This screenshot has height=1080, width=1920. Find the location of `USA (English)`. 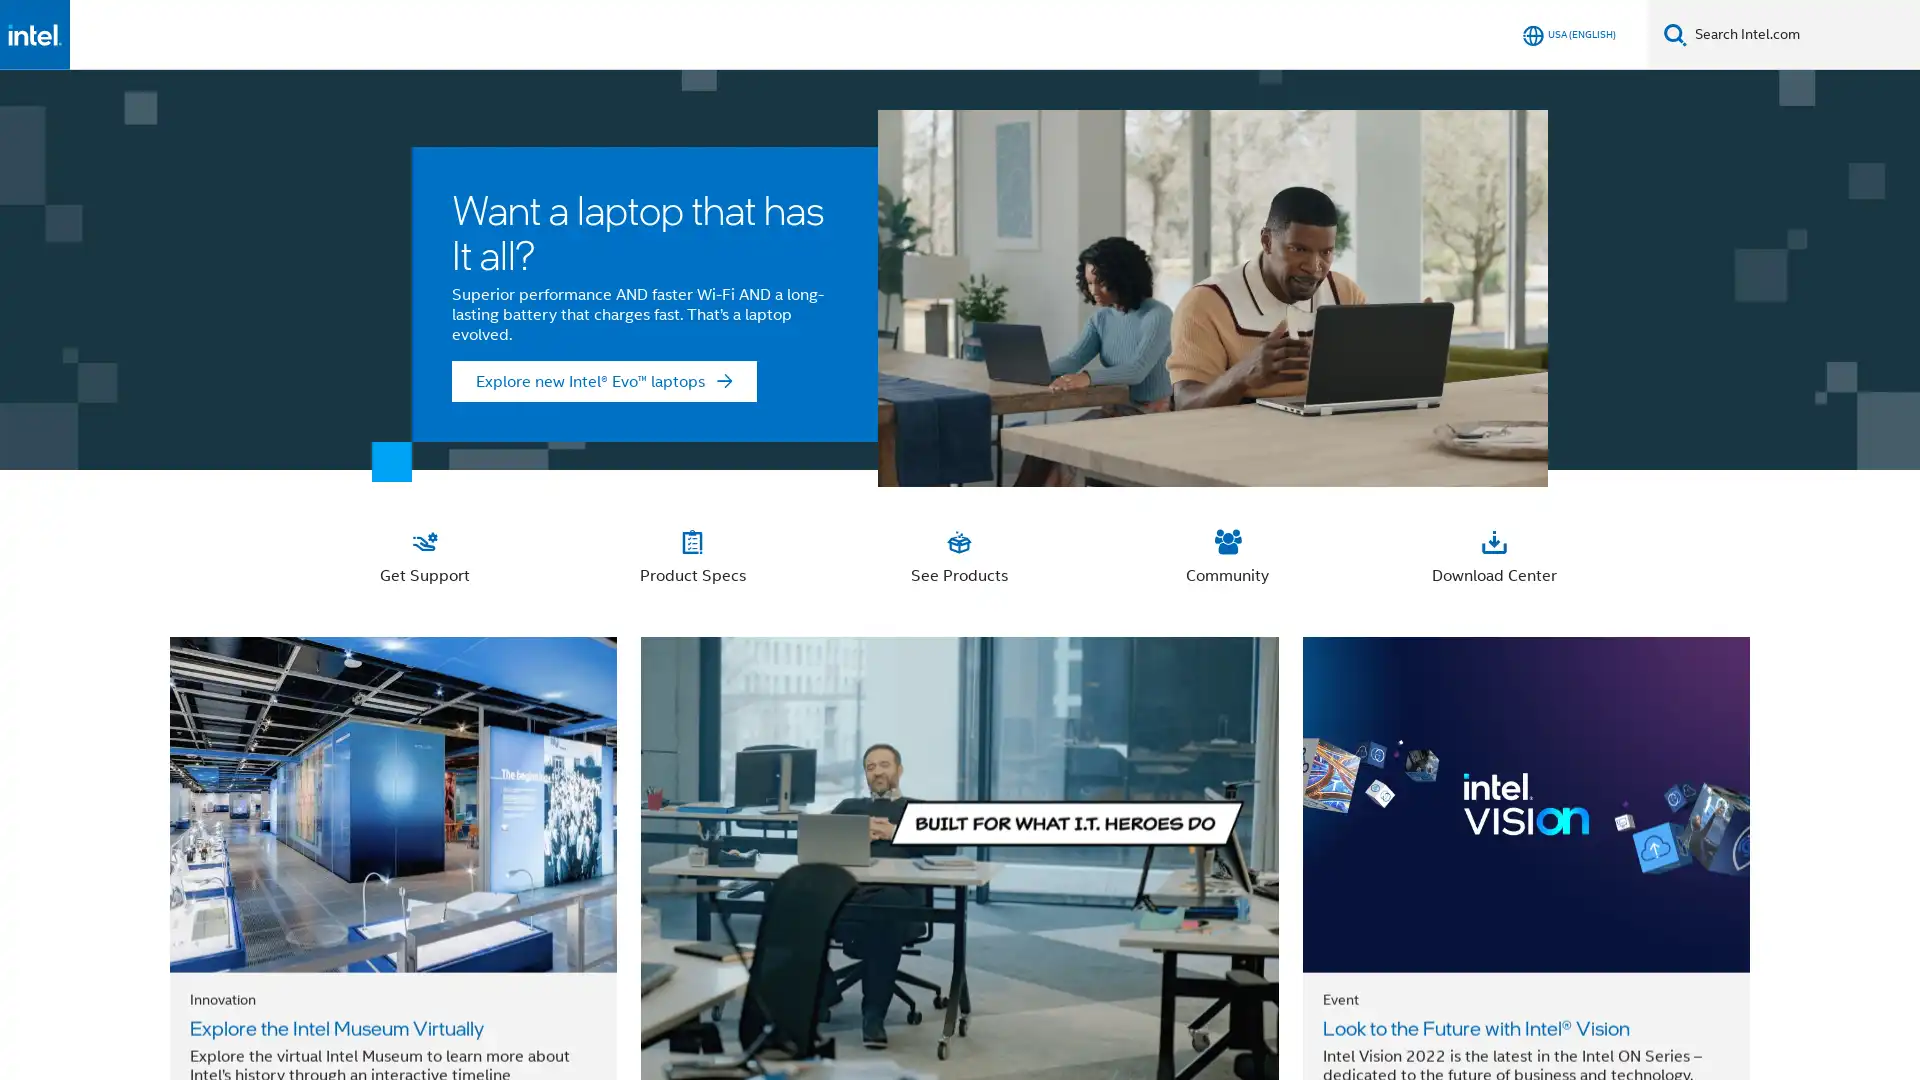

USA (English) is located at coordinates (1568, 34).